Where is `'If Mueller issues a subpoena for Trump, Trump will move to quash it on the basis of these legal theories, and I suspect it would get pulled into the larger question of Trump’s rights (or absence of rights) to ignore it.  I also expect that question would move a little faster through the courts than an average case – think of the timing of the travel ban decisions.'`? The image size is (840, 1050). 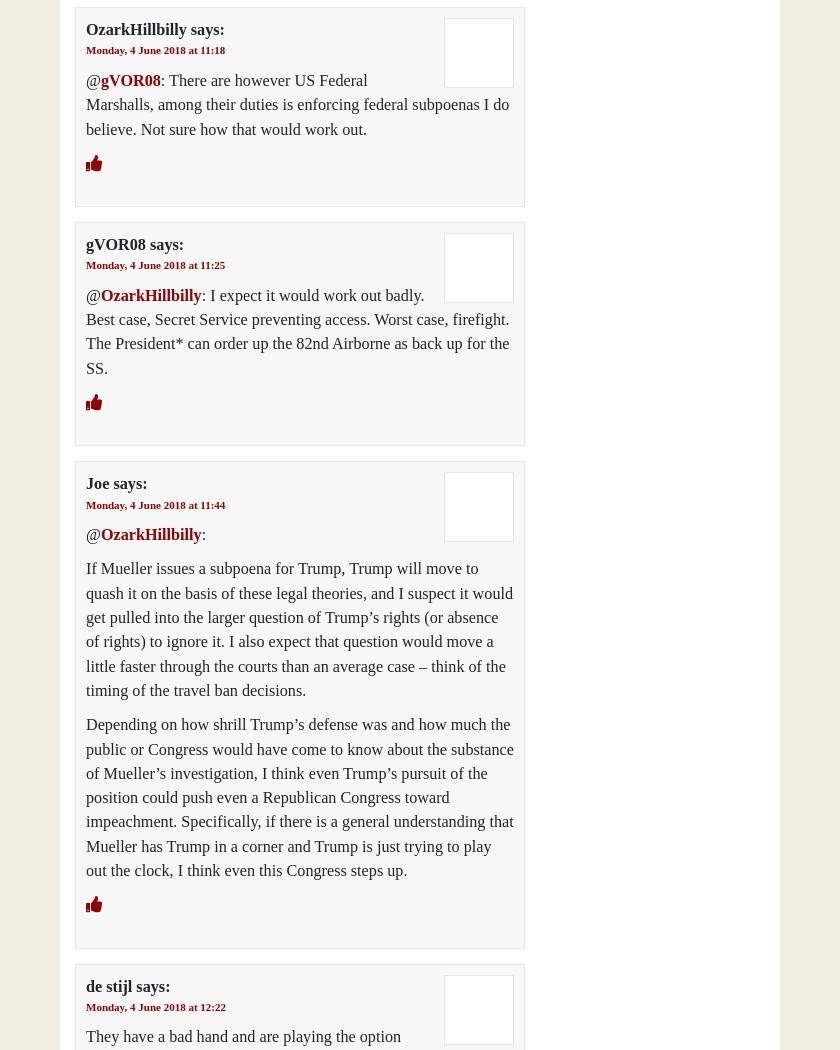
'If Mueller issues a subpoena for Trump, Trump will move to quash it on the basis of these legal theories, and I suspect it would get pulled into the larger question of Trump’s rights (or absence of rights) to ignore it.  I also expect that question would move a little faster through the courts than an average case – think of the timing of the travel ban decisions.' is located at coordinates (299, 629).